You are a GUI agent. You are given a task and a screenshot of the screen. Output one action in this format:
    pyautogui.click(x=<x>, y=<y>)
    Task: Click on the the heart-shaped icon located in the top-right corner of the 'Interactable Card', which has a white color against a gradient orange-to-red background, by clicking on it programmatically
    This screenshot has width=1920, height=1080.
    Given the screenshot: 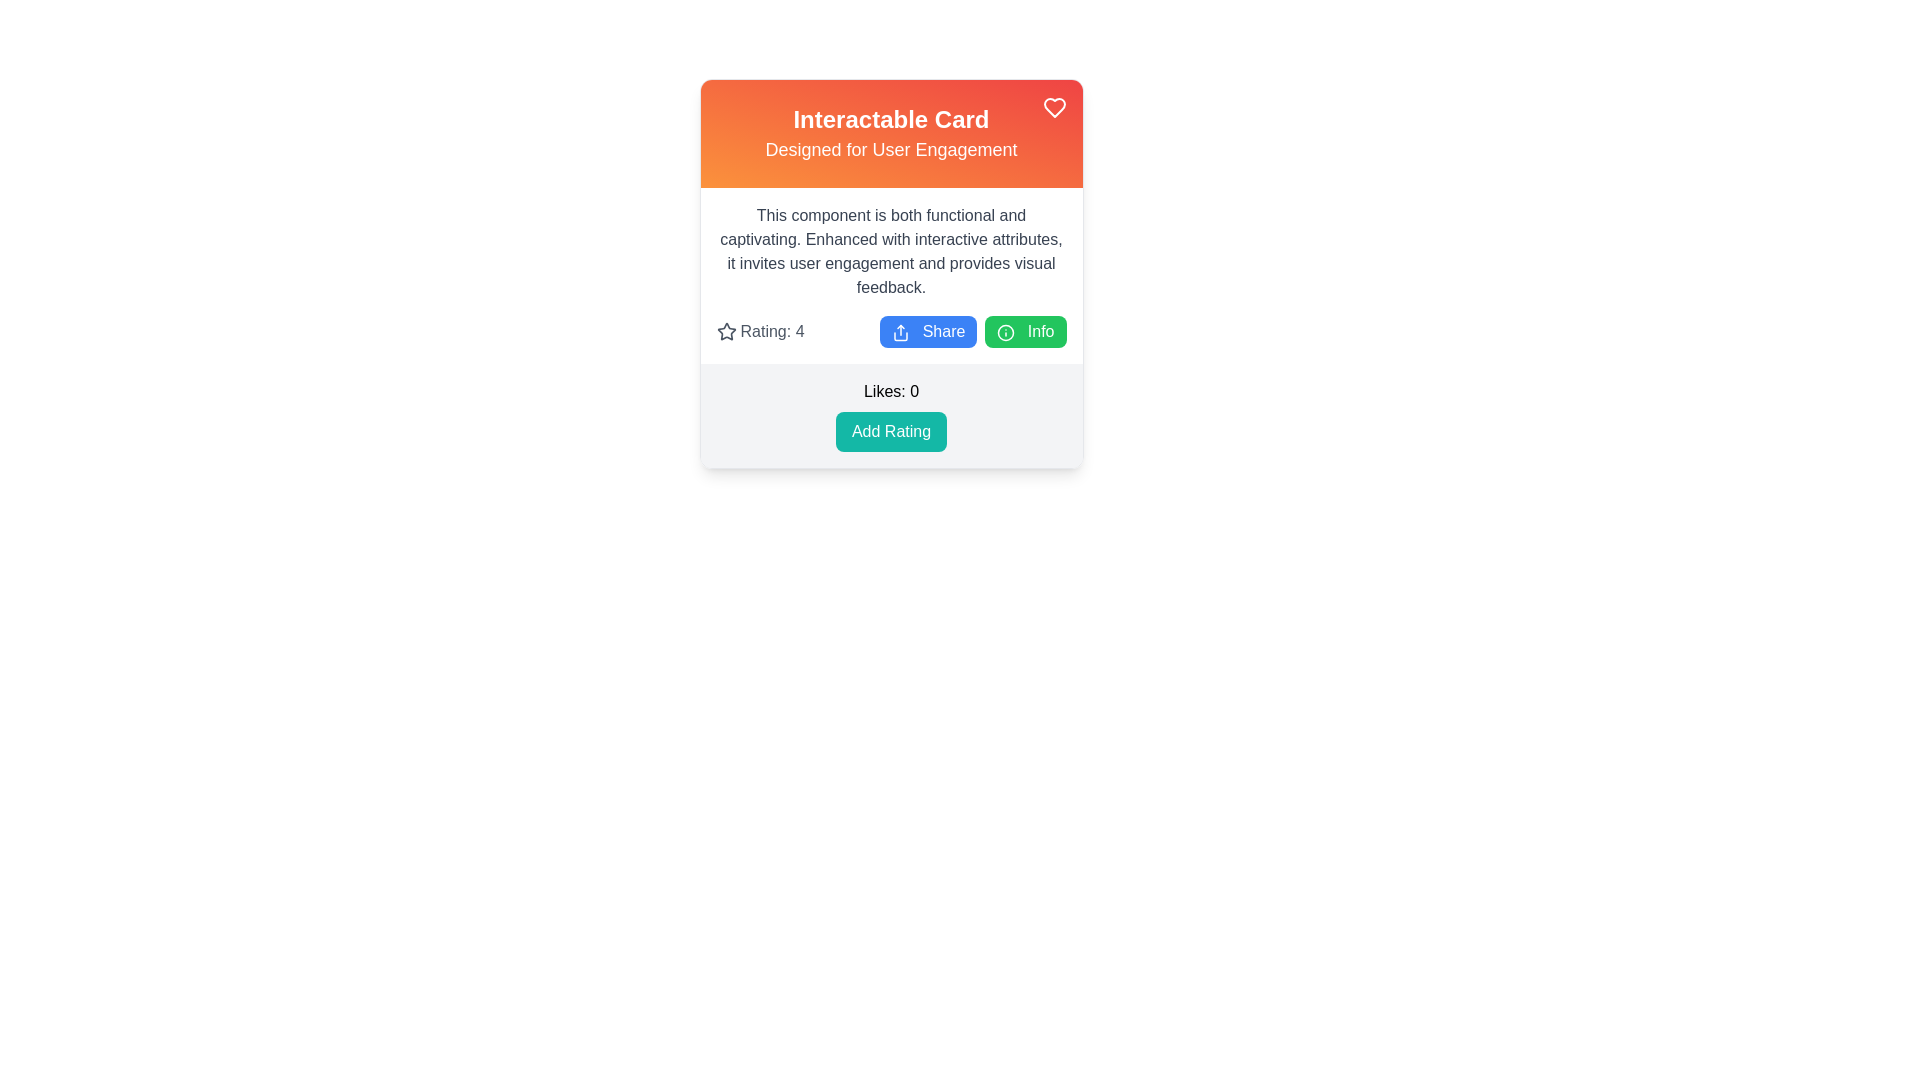 What is the action you would take?
    pyautogui.click(x=1053, y=108)
    